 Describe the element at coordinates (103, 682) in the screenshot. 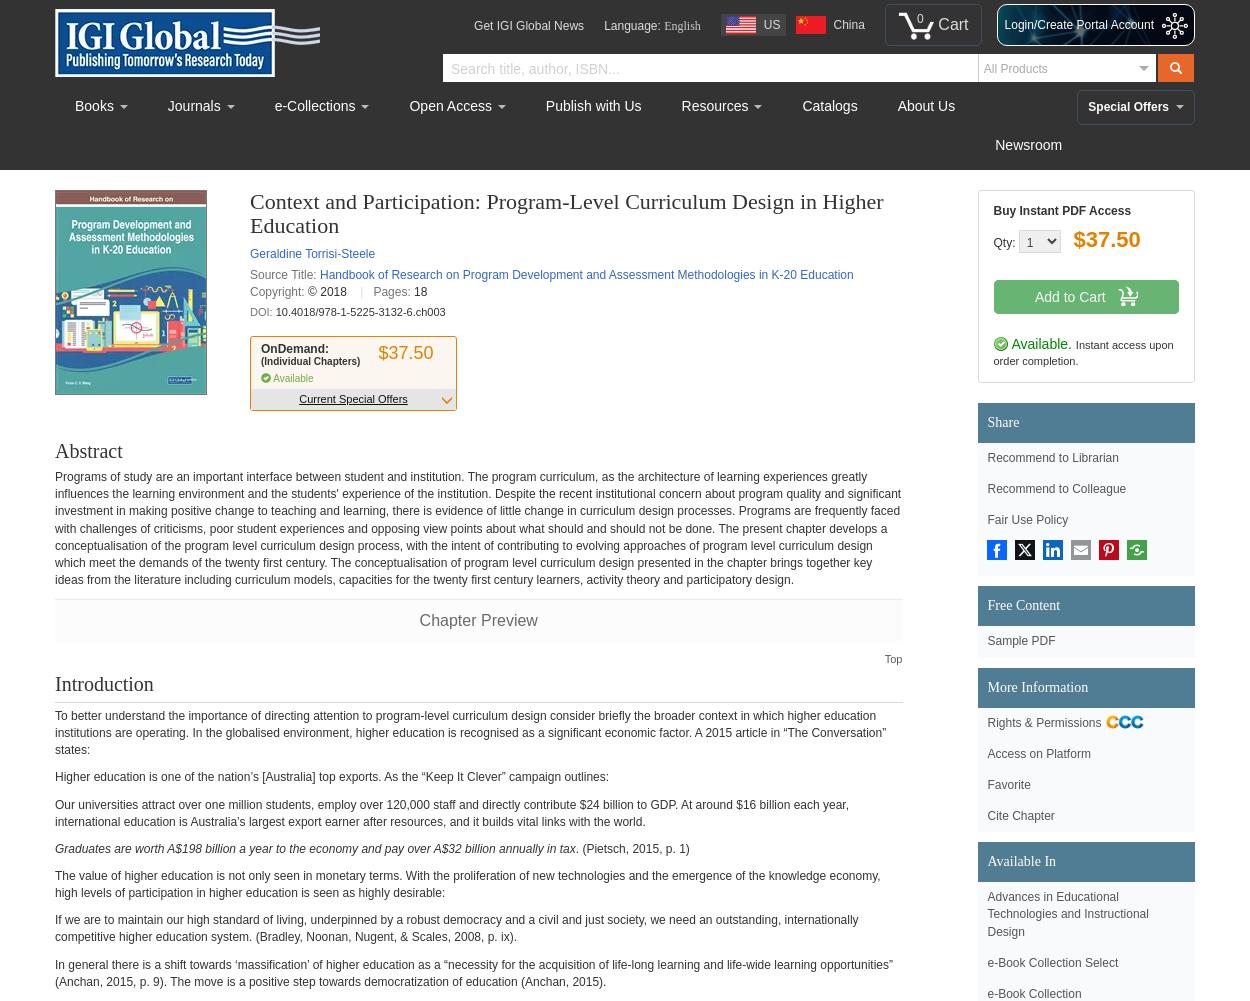

I see `'Introduction'` at that location.